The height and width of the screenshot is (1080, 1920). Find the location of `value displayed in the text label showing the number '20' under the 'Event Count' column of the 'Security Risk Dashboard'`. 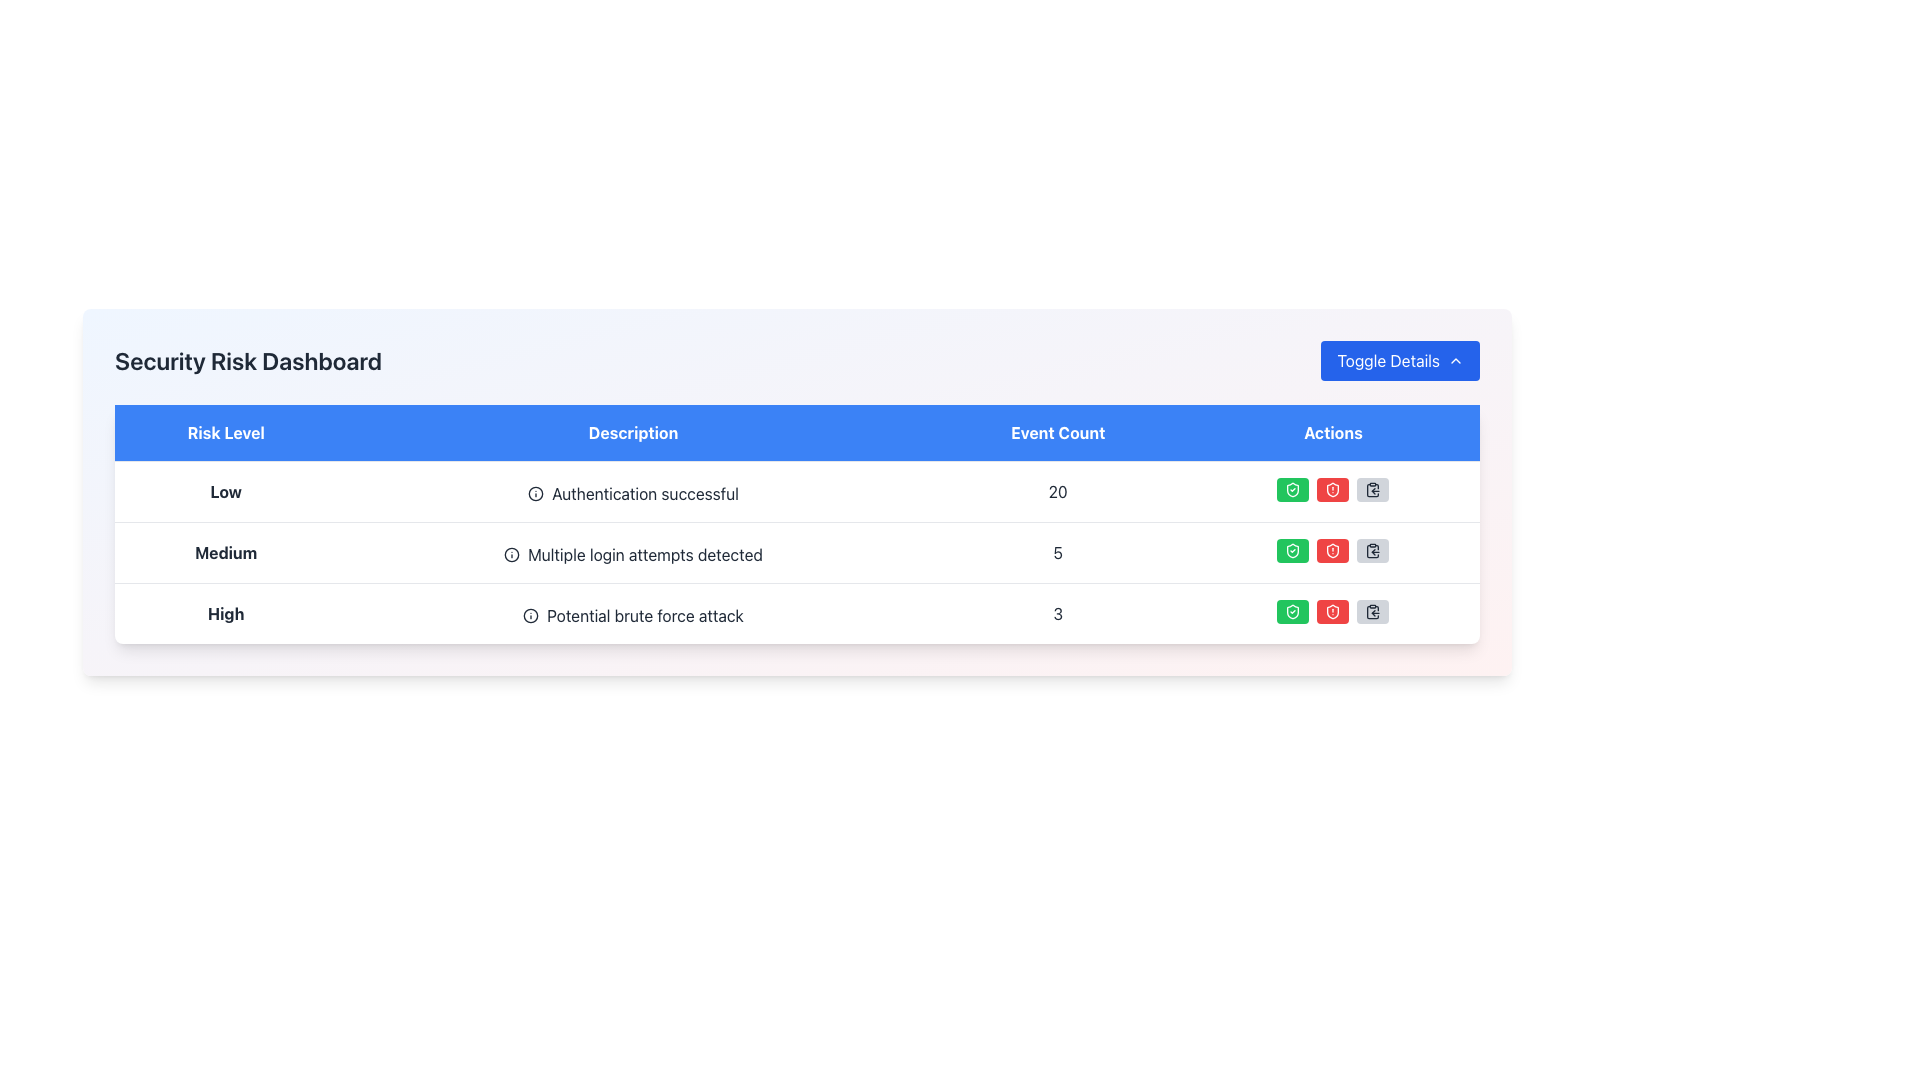

value displayed in the text label showing the number '20' under the 'Event Count' column of the 'Security Risk Dashboard' is located at coordinates (1057, 492).